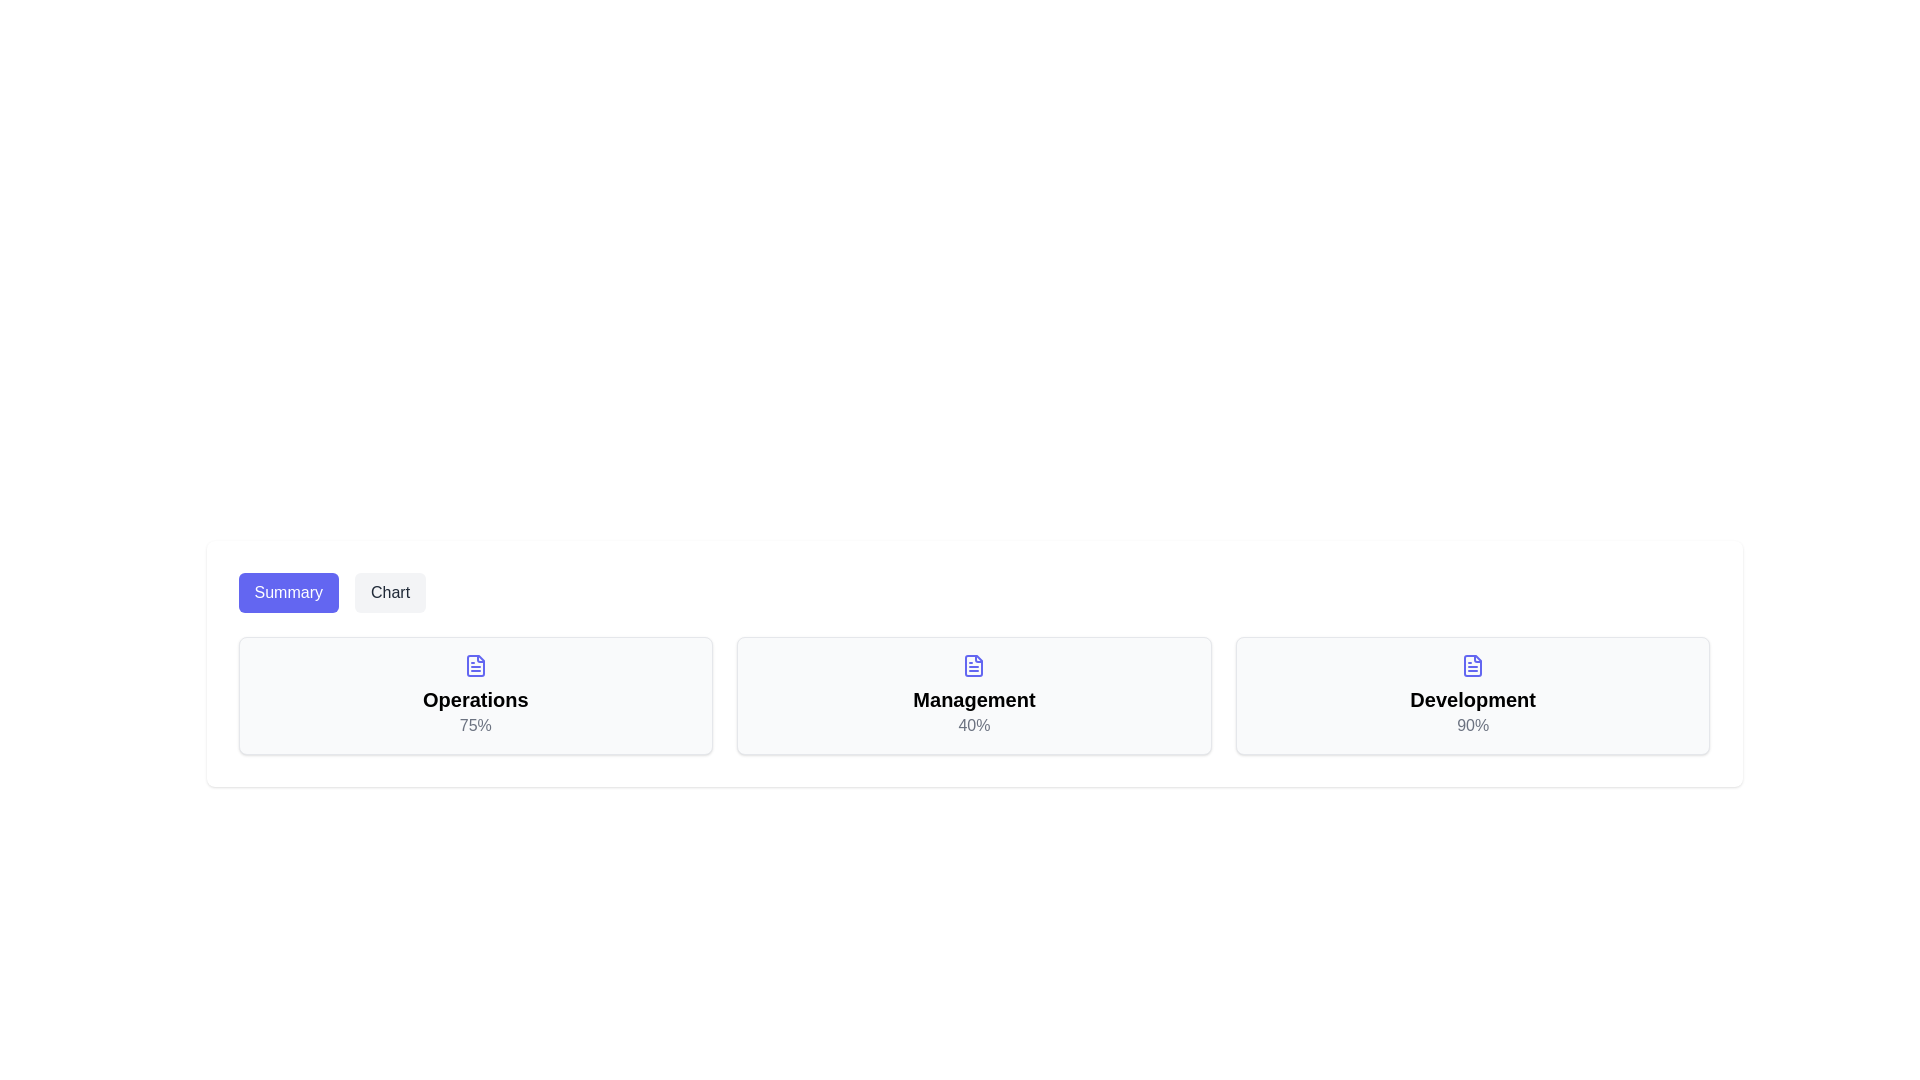  Describe the element at coordinates (1473, 694) in the screenshot. I see `the 'Development' performance card located at the far right of the grid layout, below the 'Summary' and 'Chart' navigation tabs` at that location.